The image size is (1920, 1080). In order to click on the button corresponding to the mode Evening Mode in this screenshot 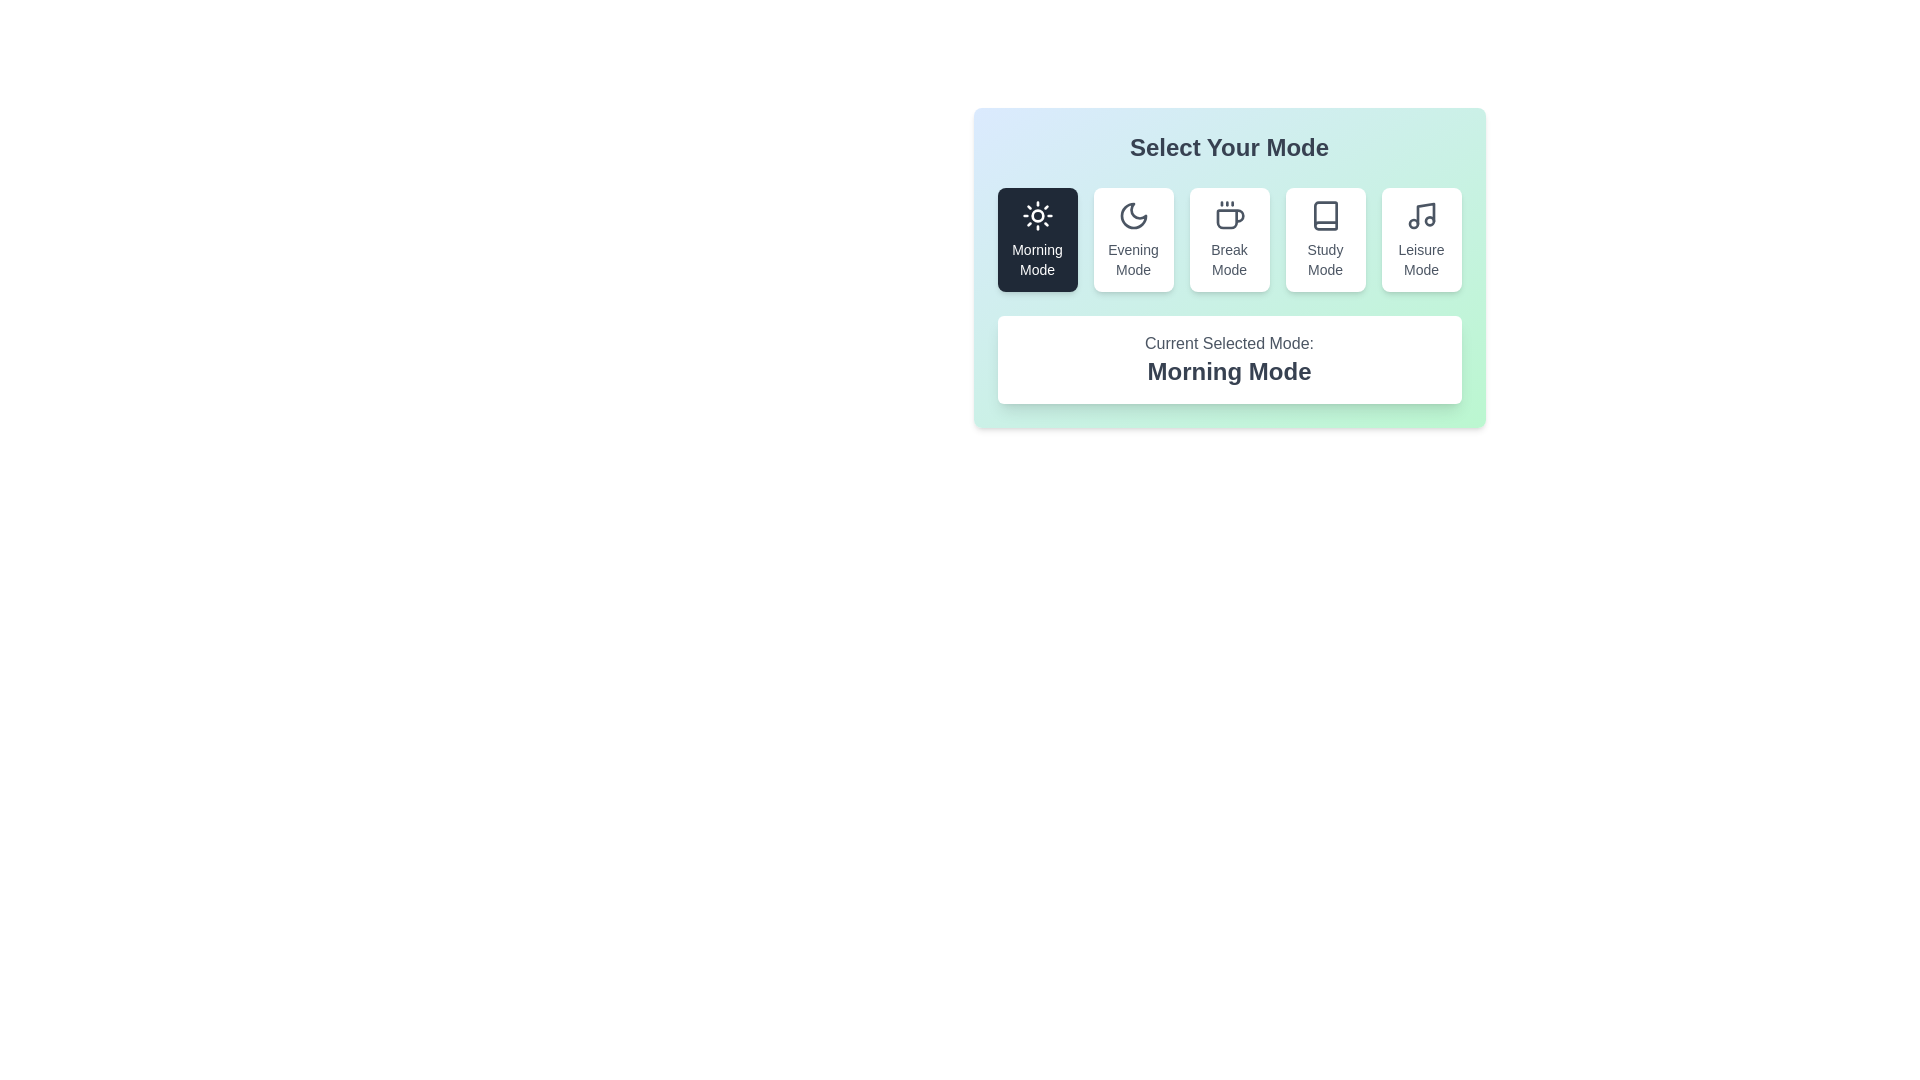, I will do `click(1133, 238)`.